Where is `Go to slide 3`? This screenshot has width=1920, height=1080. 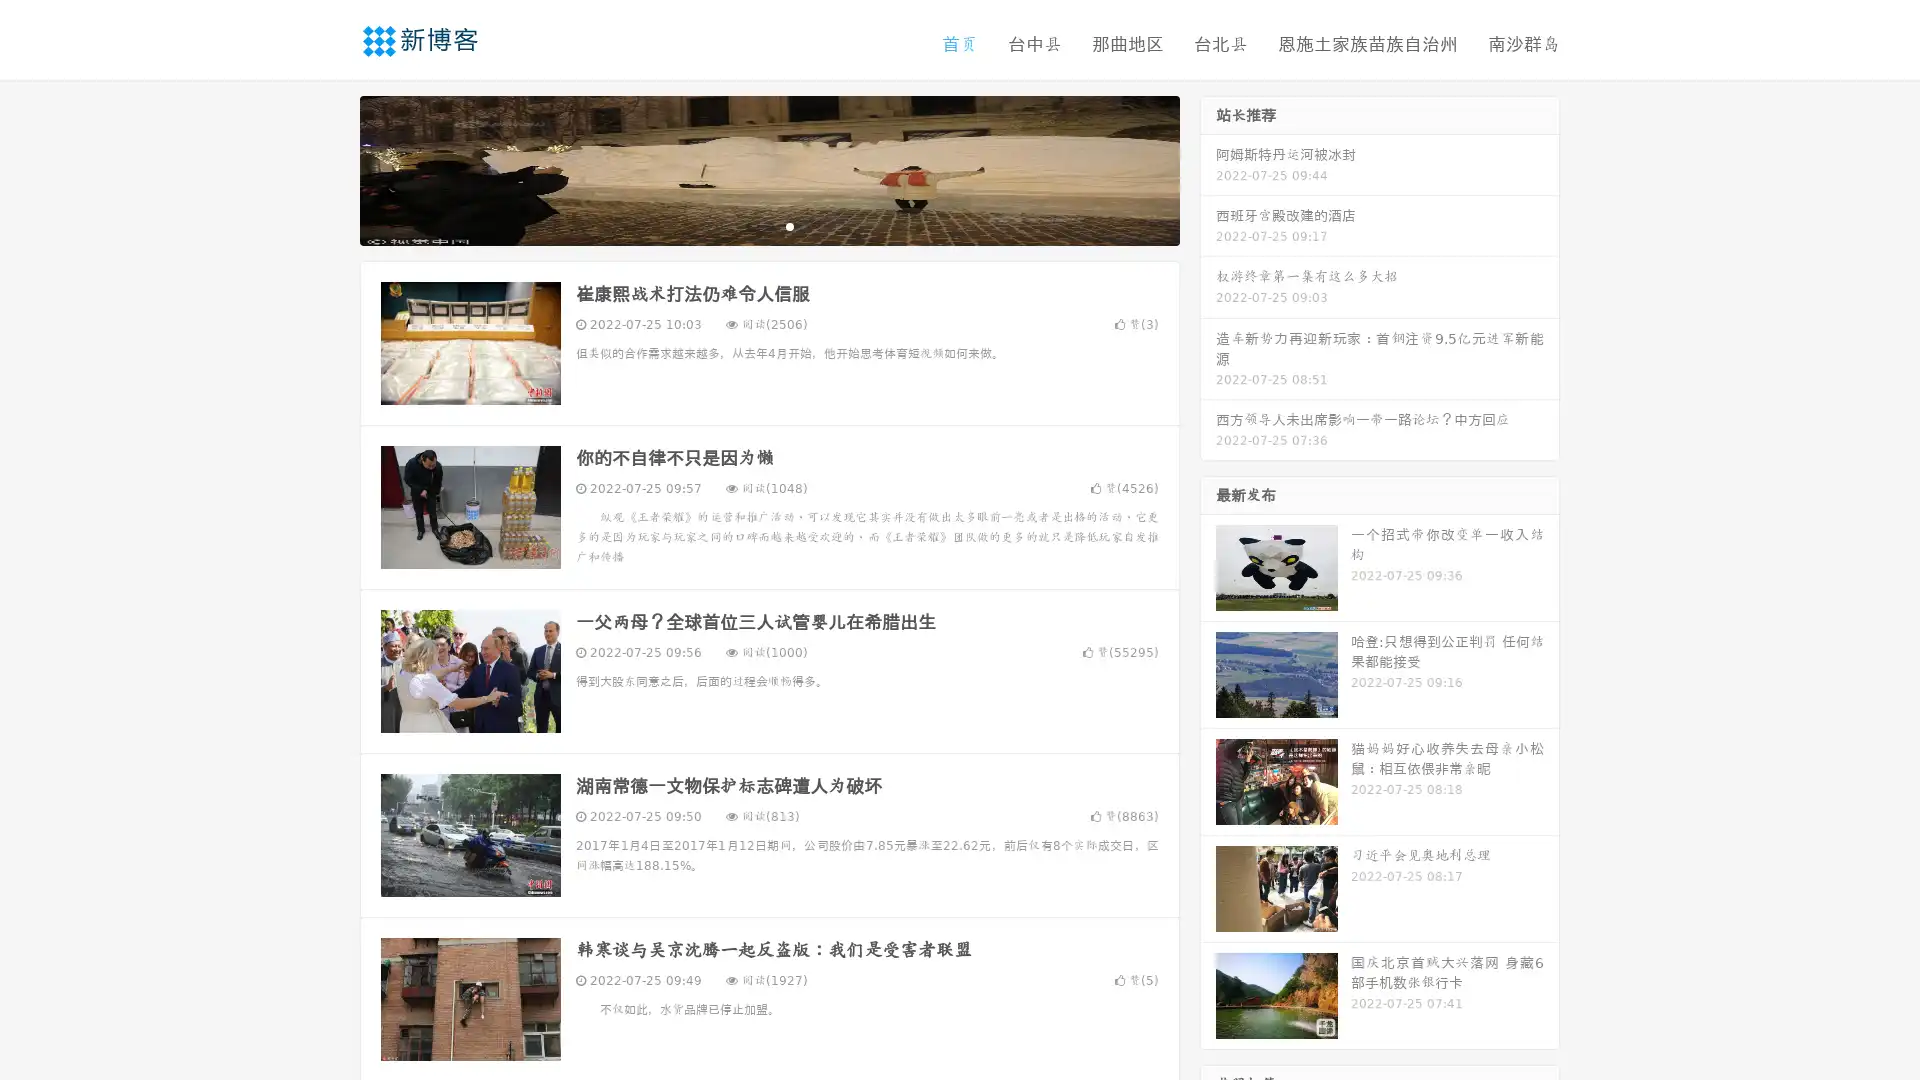 Go to slide 3 is located at coordinates (789, 225).